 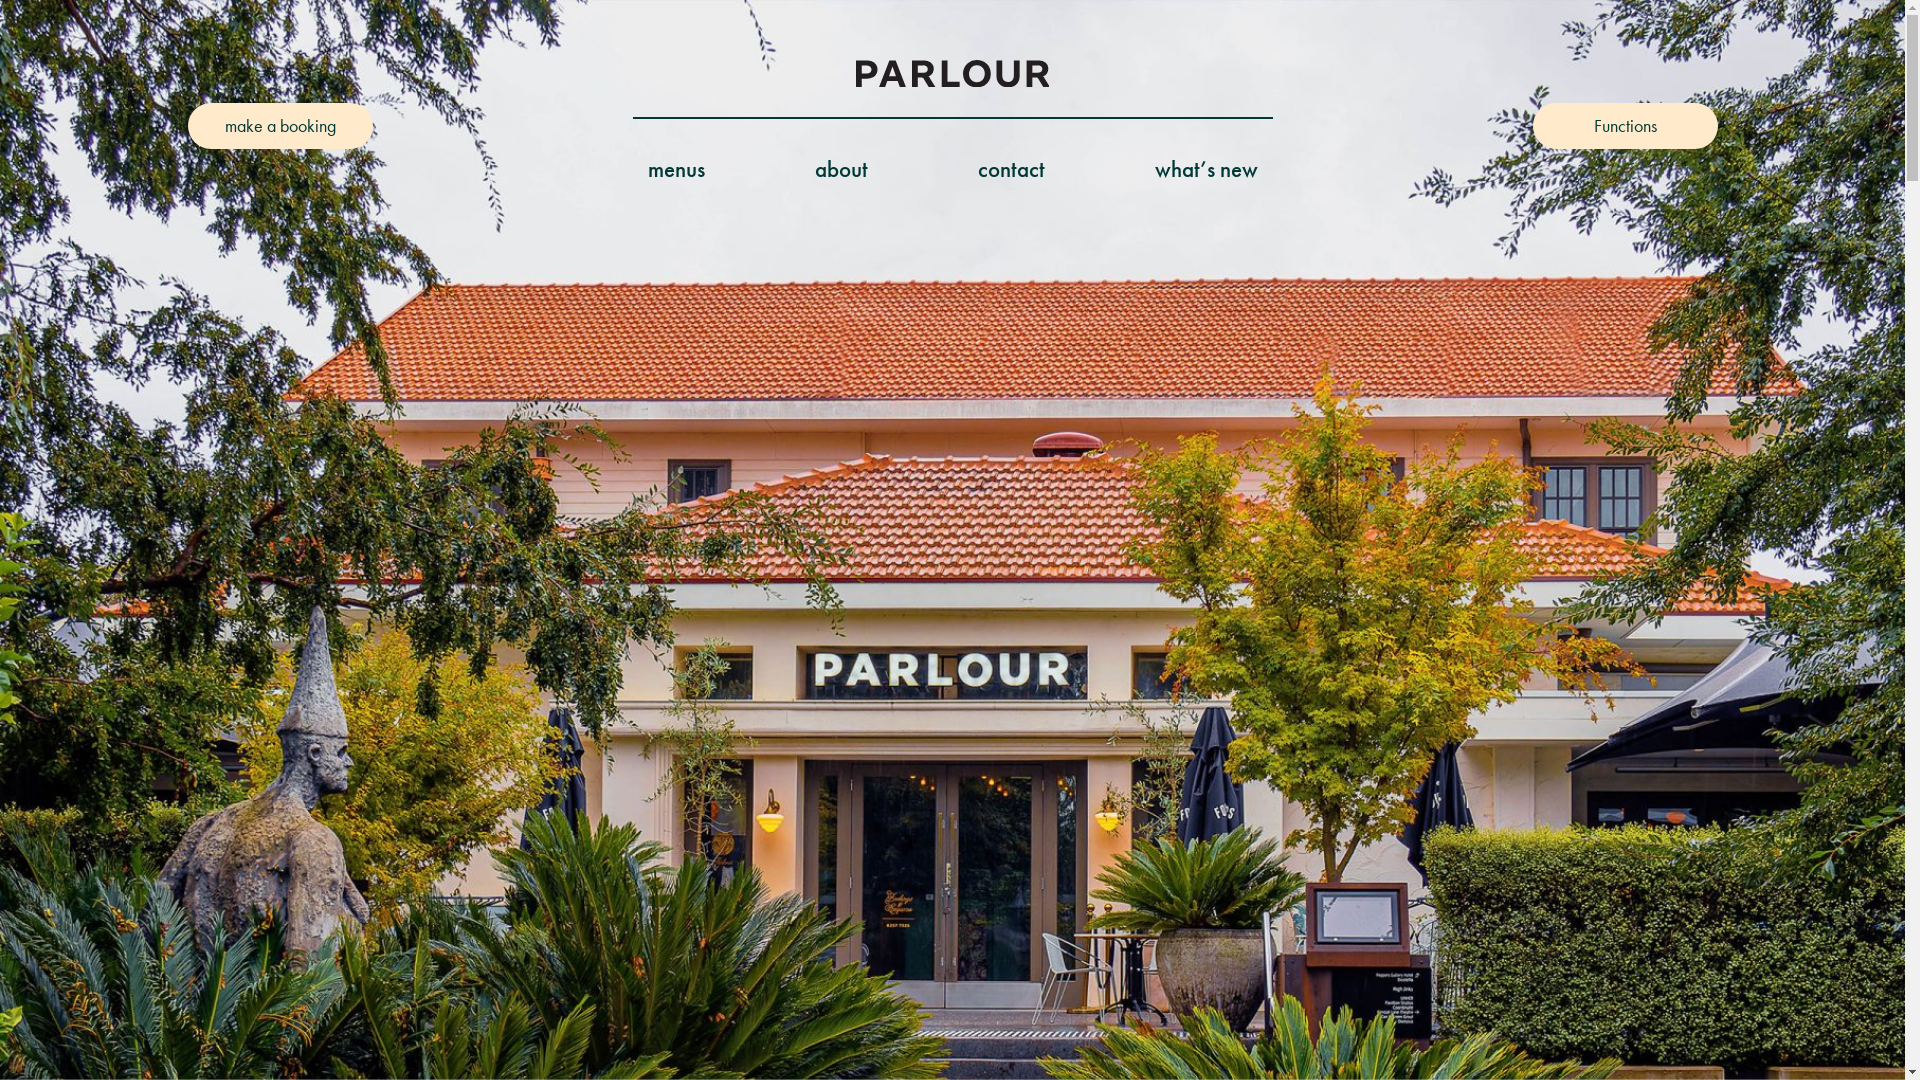 What do you see at coordinates (279, 126) in the screenshot?
I see `'make a booking'` at bounding box center [279, 126].